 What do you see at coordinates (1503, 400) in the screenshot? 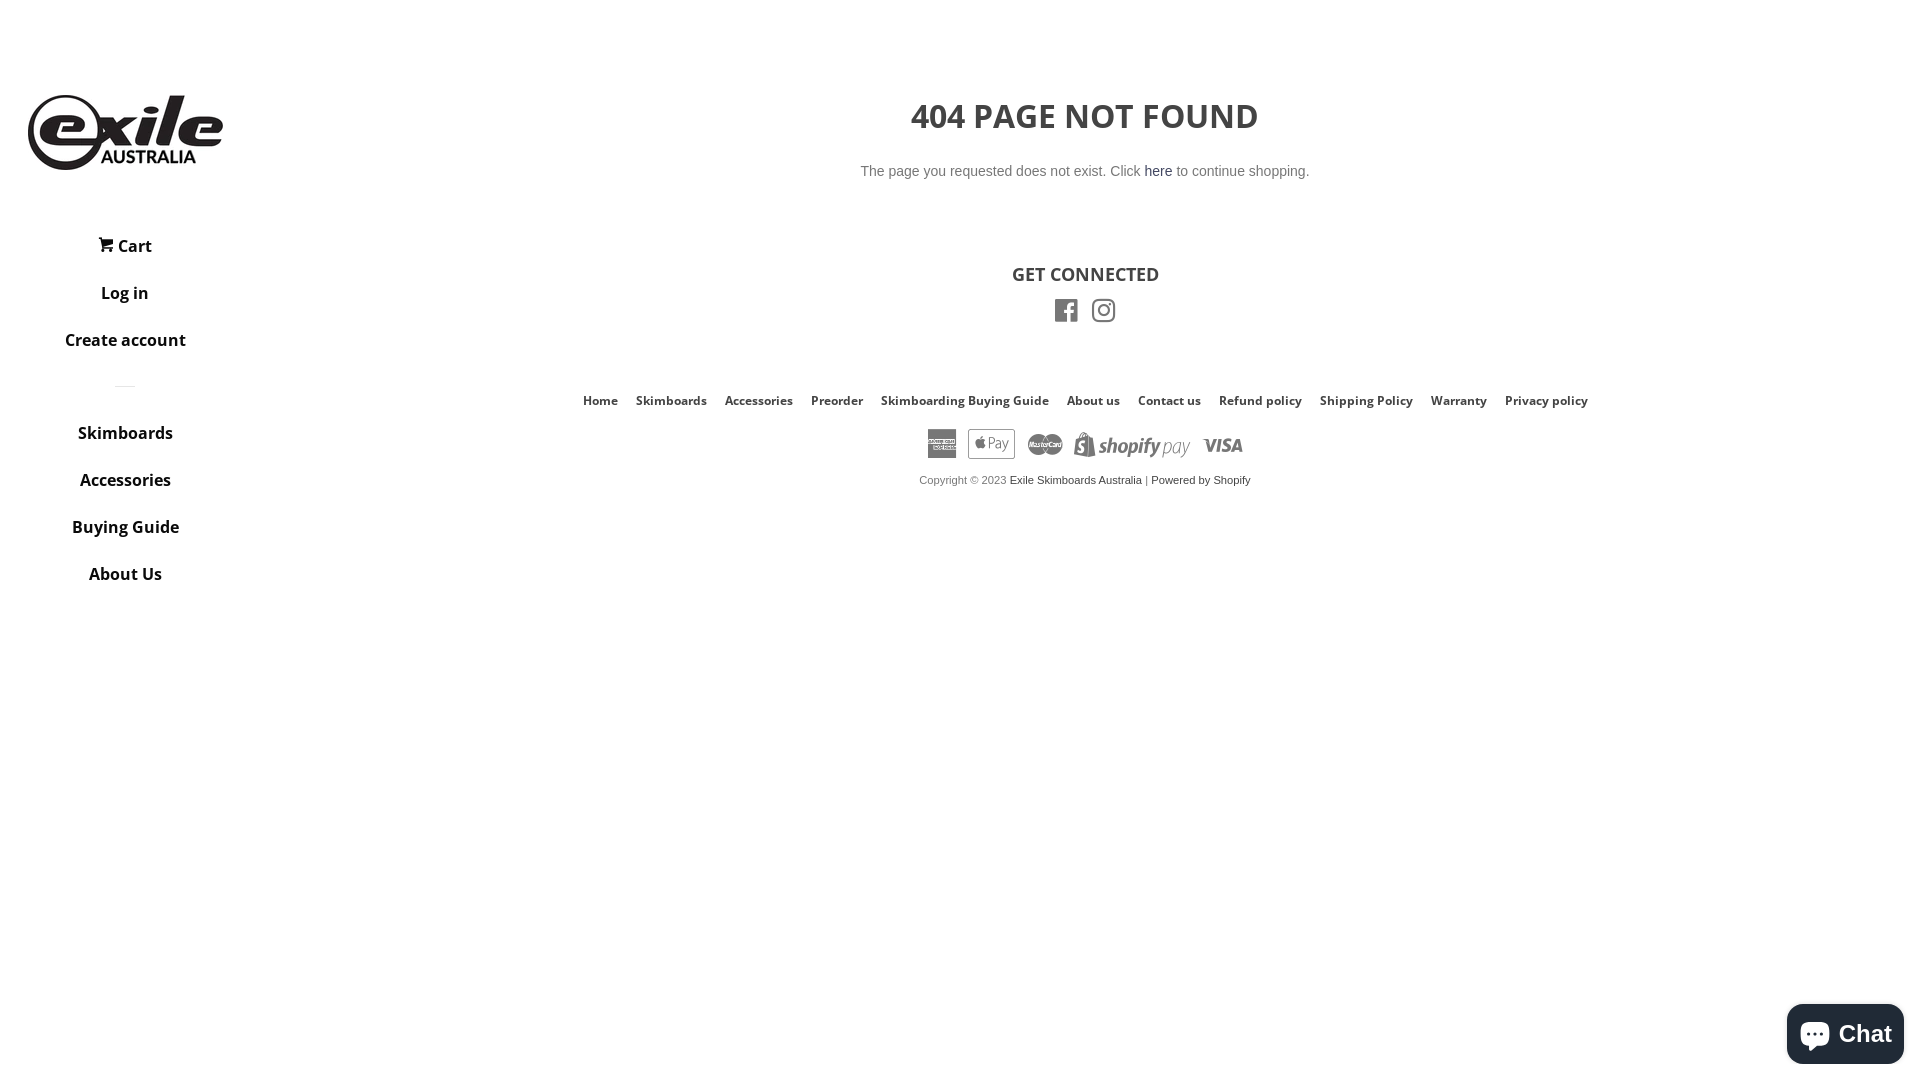
I see `'Privacy policy'` at bounding box center [1503, 400].